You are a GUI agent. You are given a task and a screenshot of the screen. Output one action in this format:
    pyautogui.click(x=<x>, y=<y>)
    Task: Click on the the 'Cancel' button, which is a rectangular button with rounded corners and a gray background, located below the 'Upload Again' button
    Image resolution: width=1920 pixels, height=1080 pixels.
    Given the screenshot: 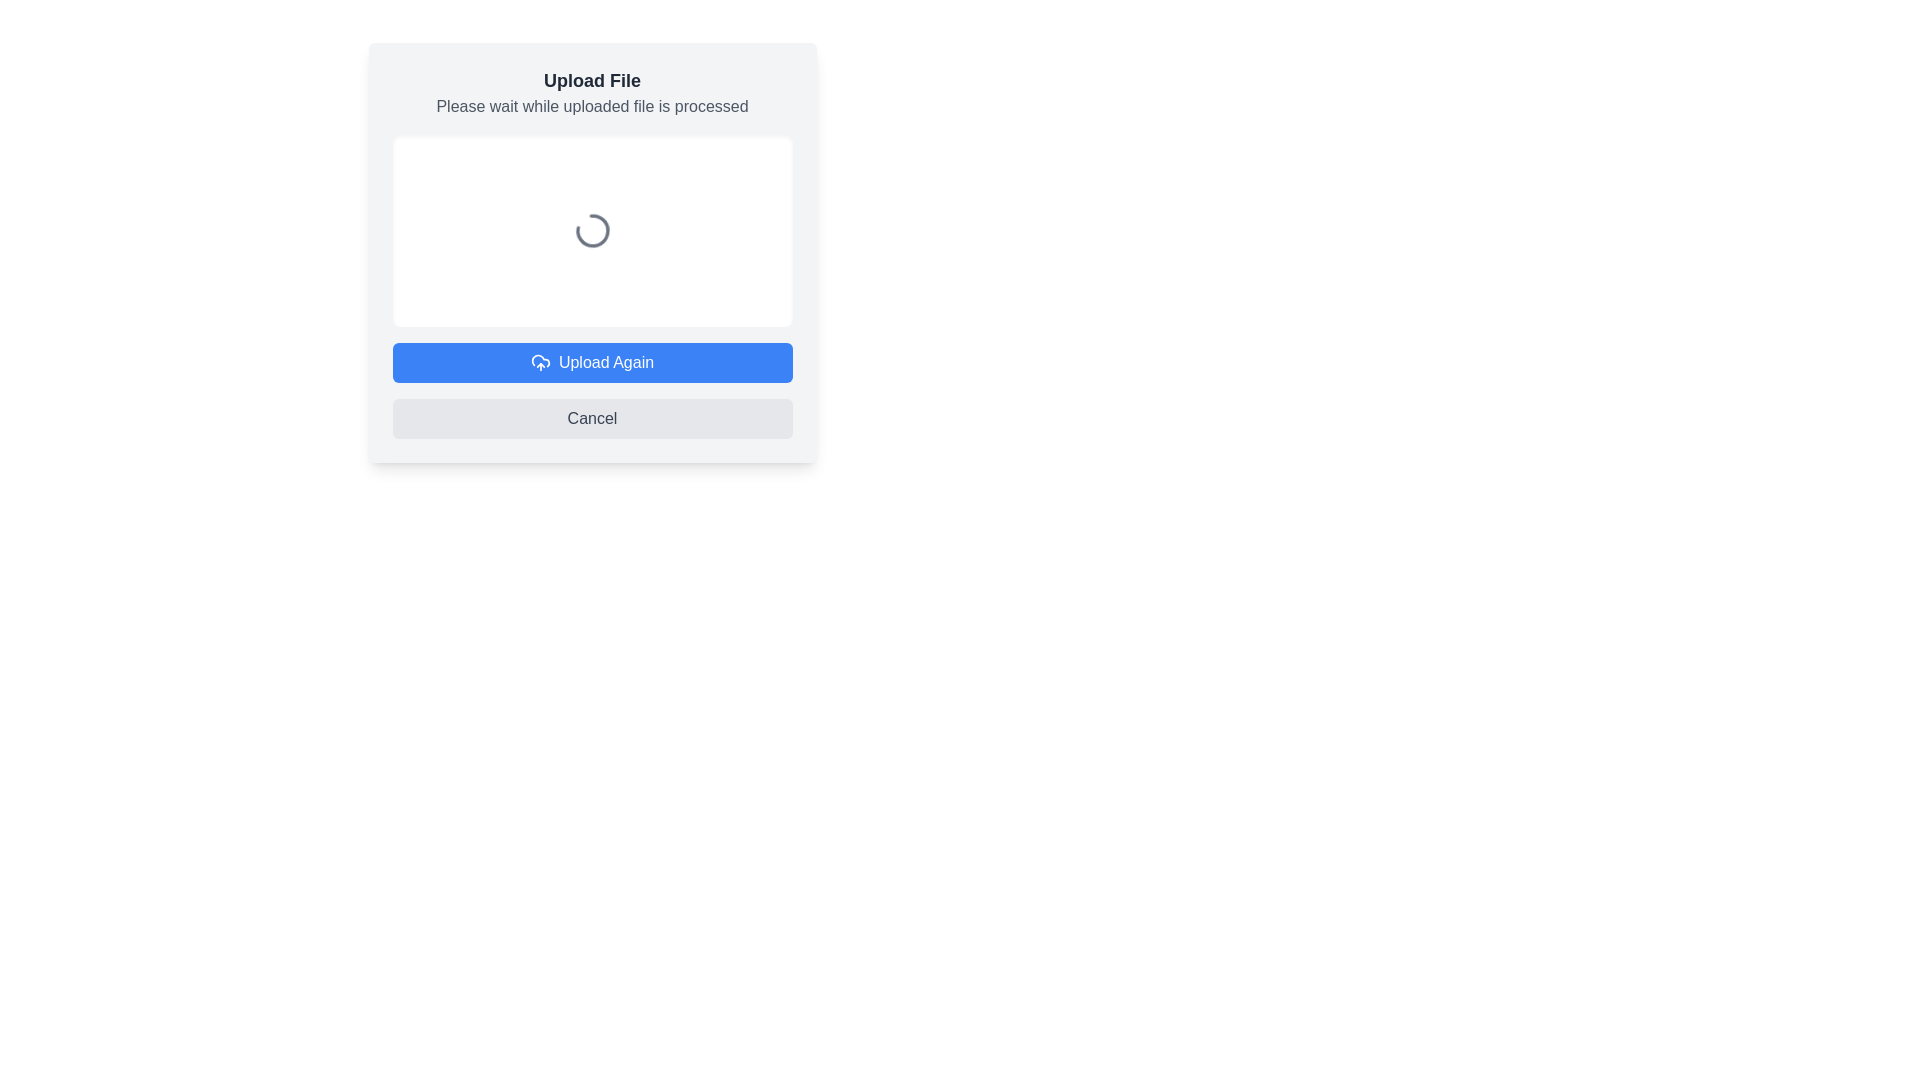 What is the action you would take?
    pyautogui.click(x=591, y=418)
    